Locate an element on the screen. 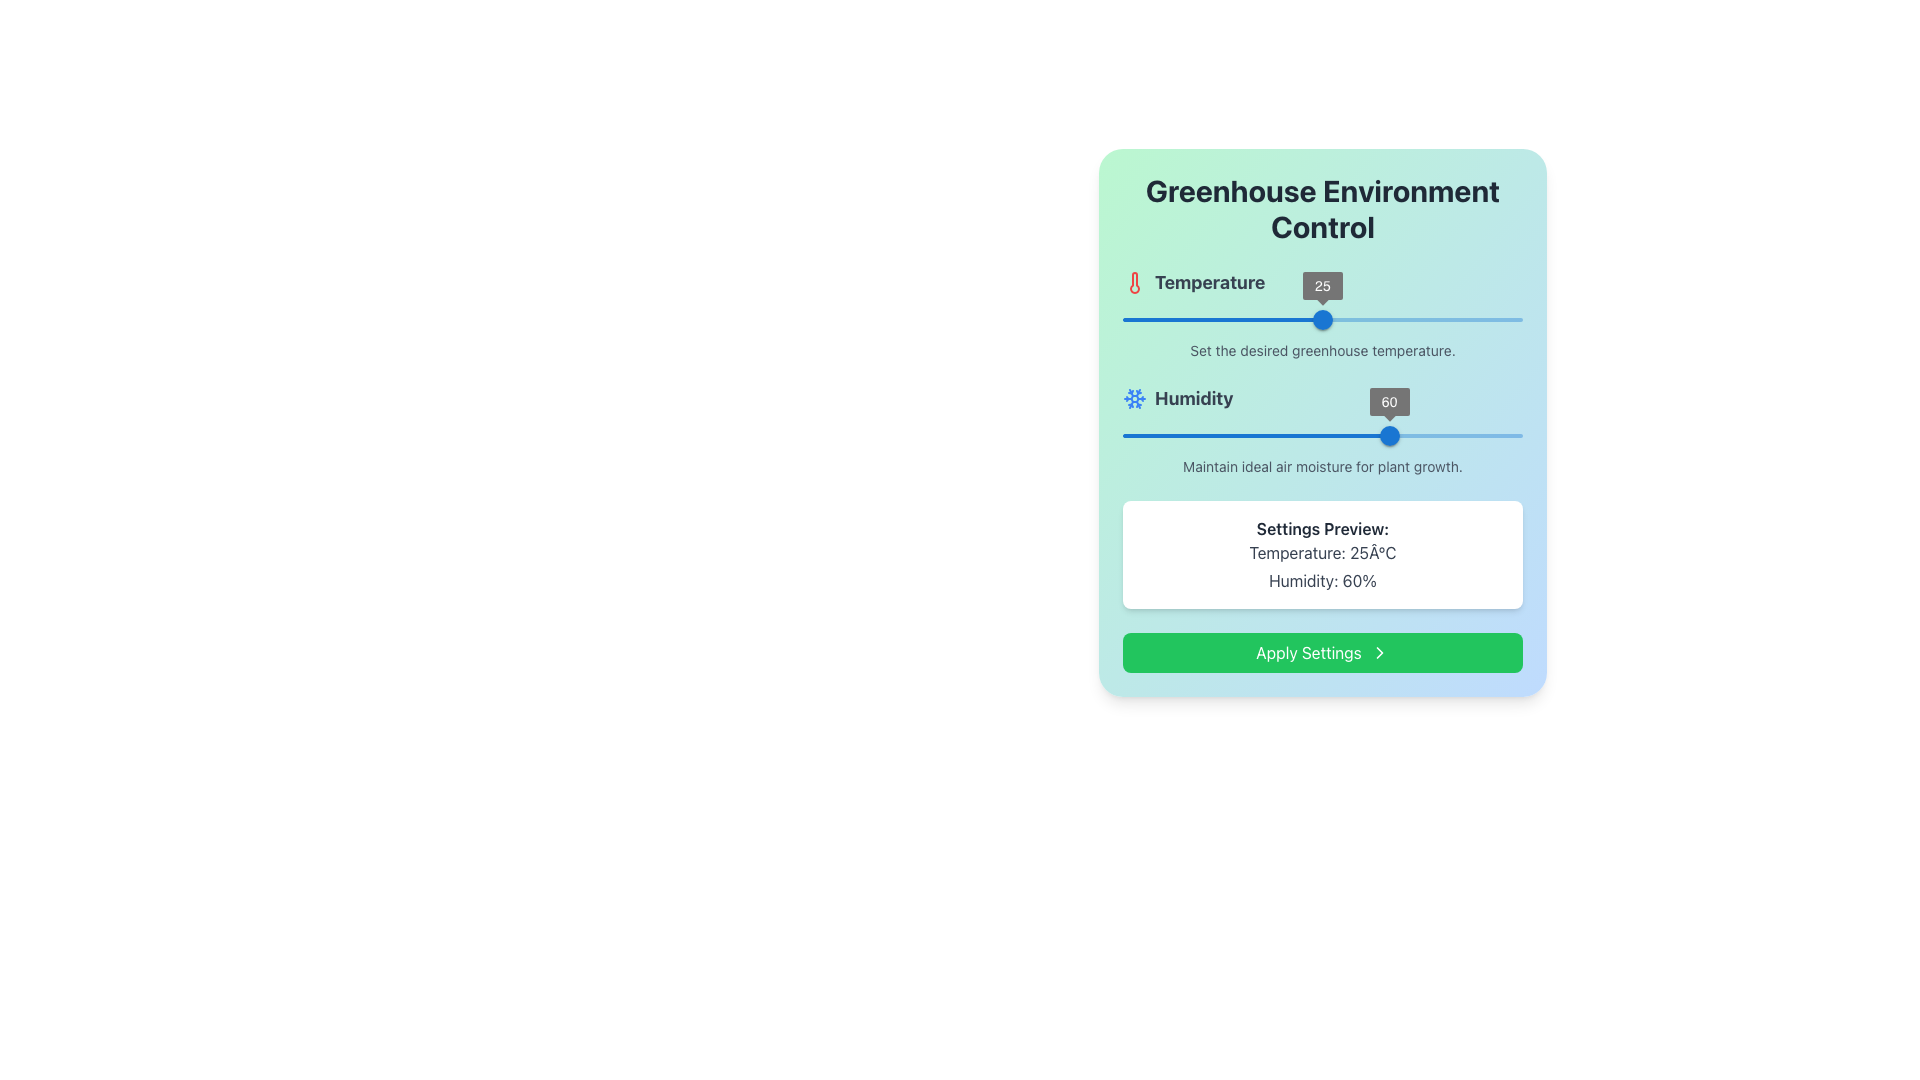 Image resolution: width=1920 pixels, height=1080 pixels. the humidity level is located at coordinates (1362, 434).